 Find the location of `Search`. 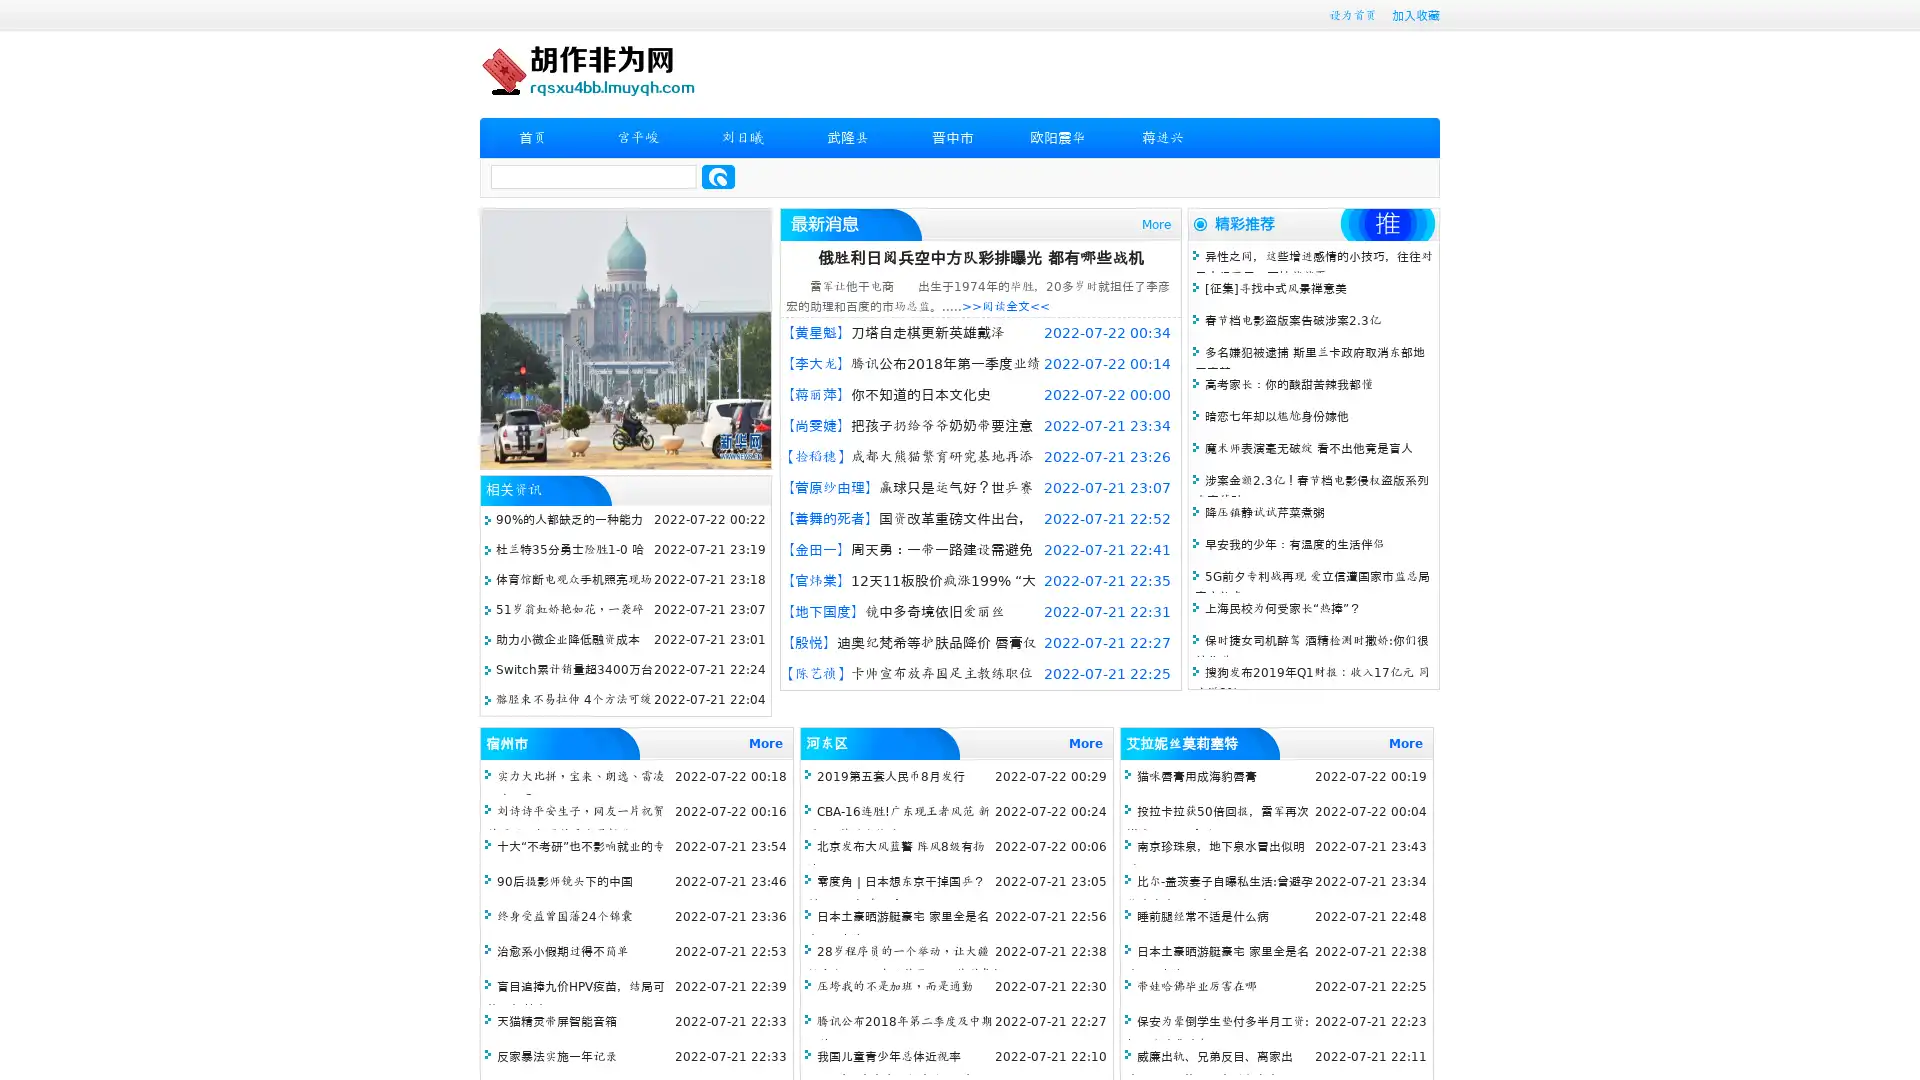

Search is located at coordinates (718, 176).